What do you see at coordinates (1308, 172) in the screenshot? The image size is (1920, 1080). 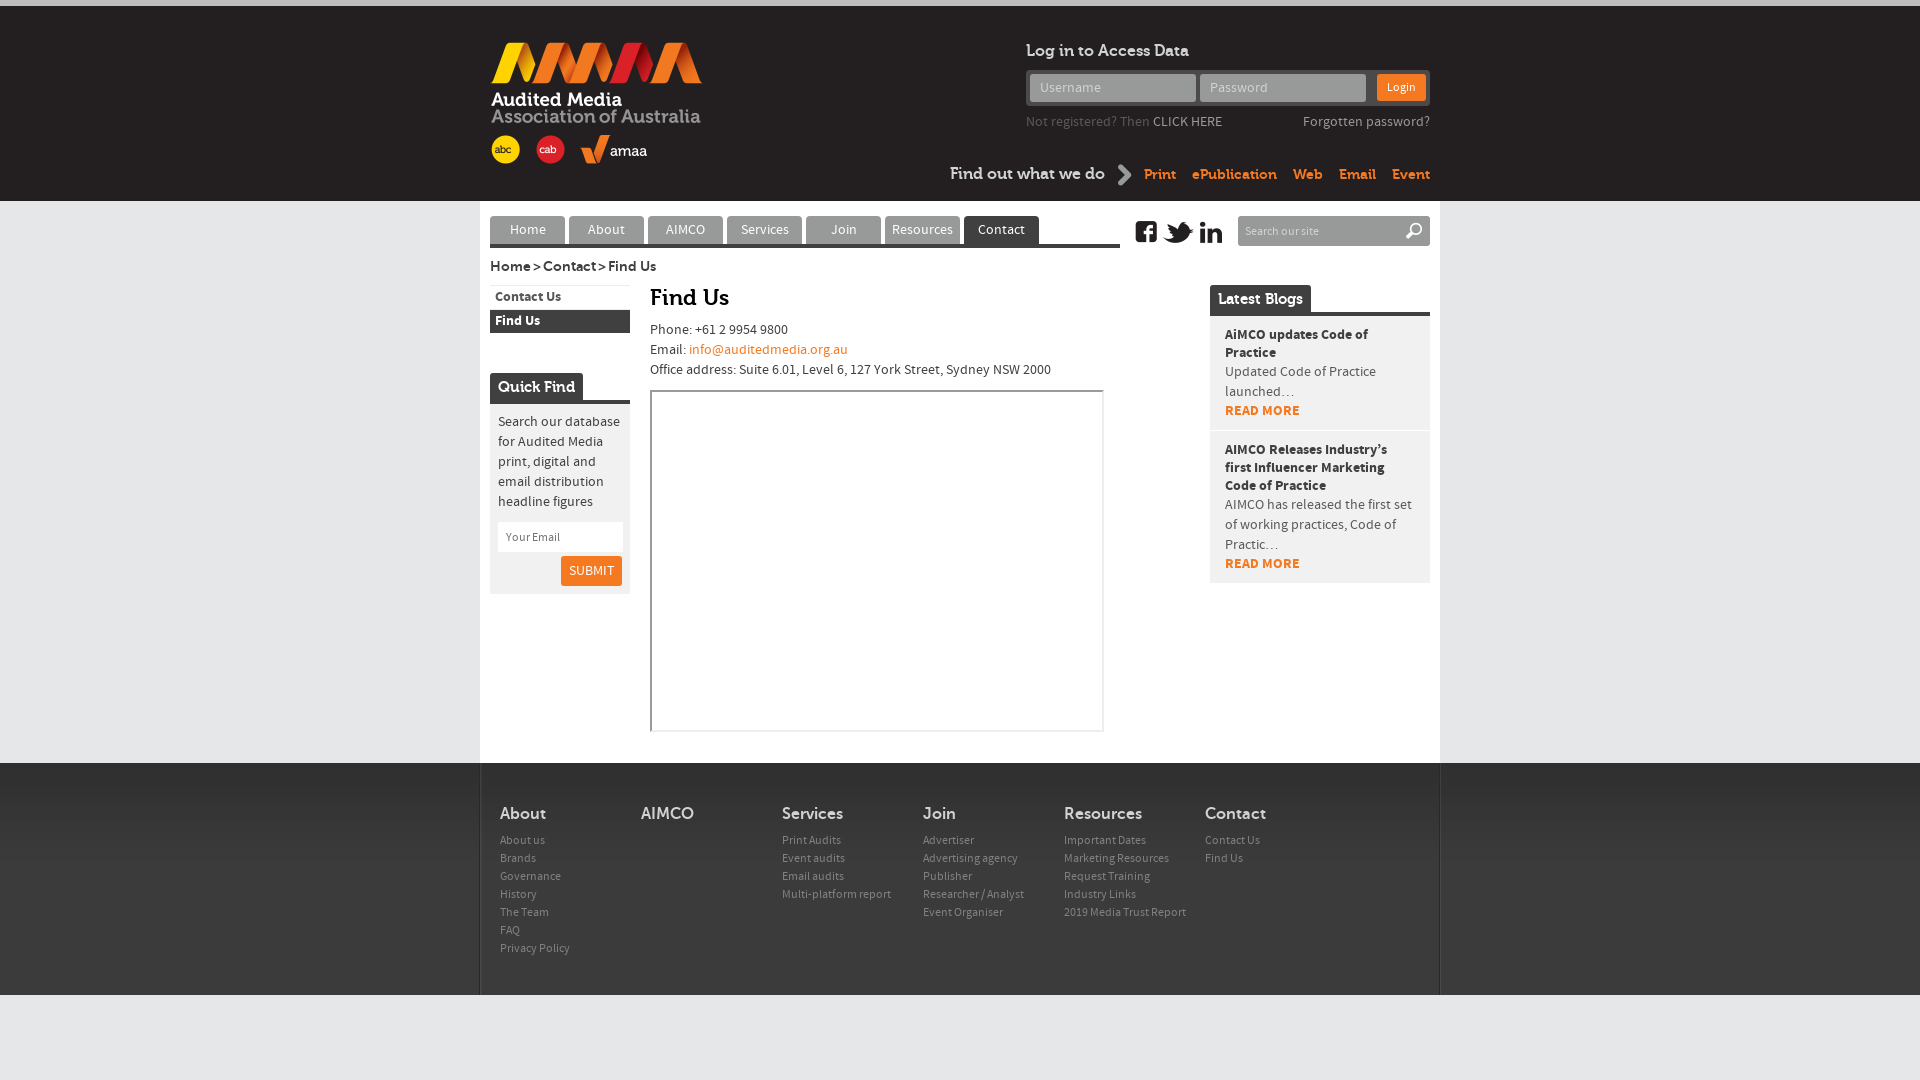 I see `'Web'` at bounding box center [1308, 172].